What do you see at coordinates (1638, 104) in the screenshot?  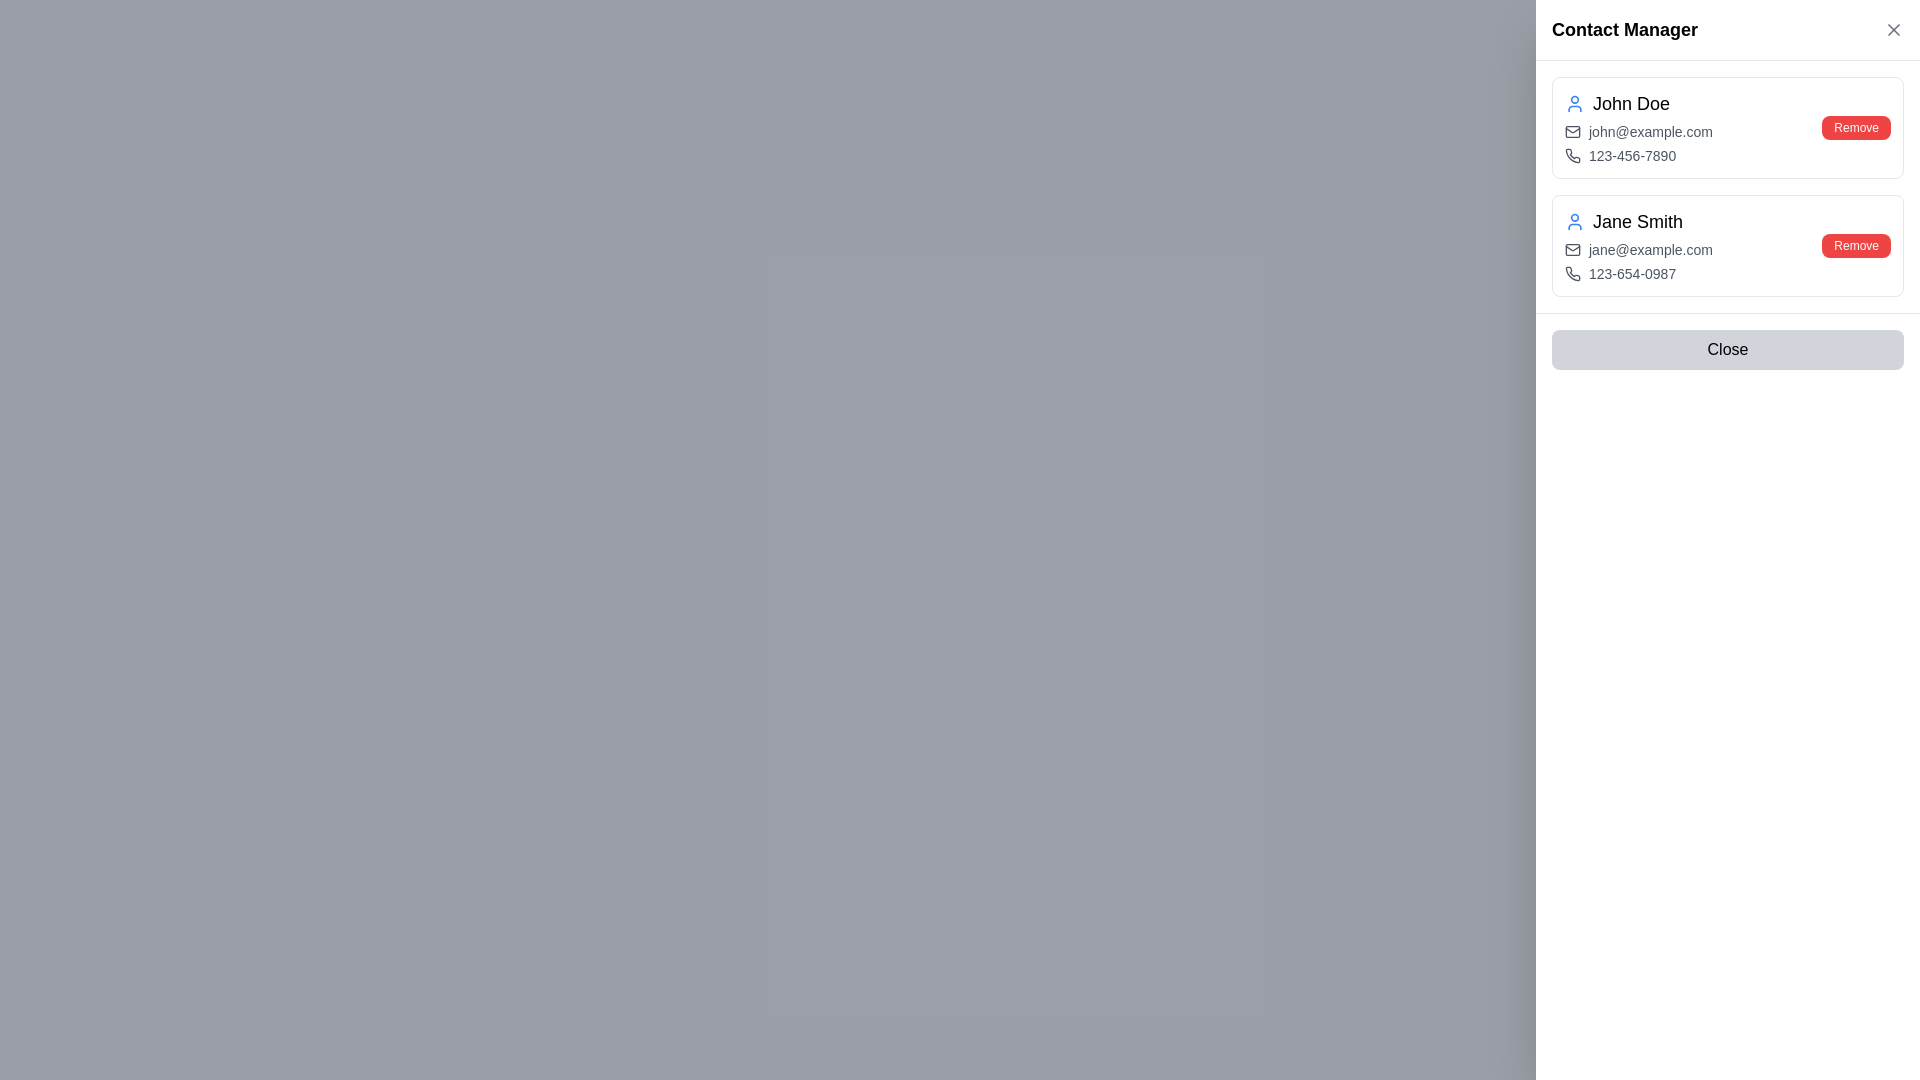 I see `the Text label with an accompanying icon at the top of the first contact card in the 'Contact Manager' panel to identify the contact's primary identity` at bounding box center [1638, 104].